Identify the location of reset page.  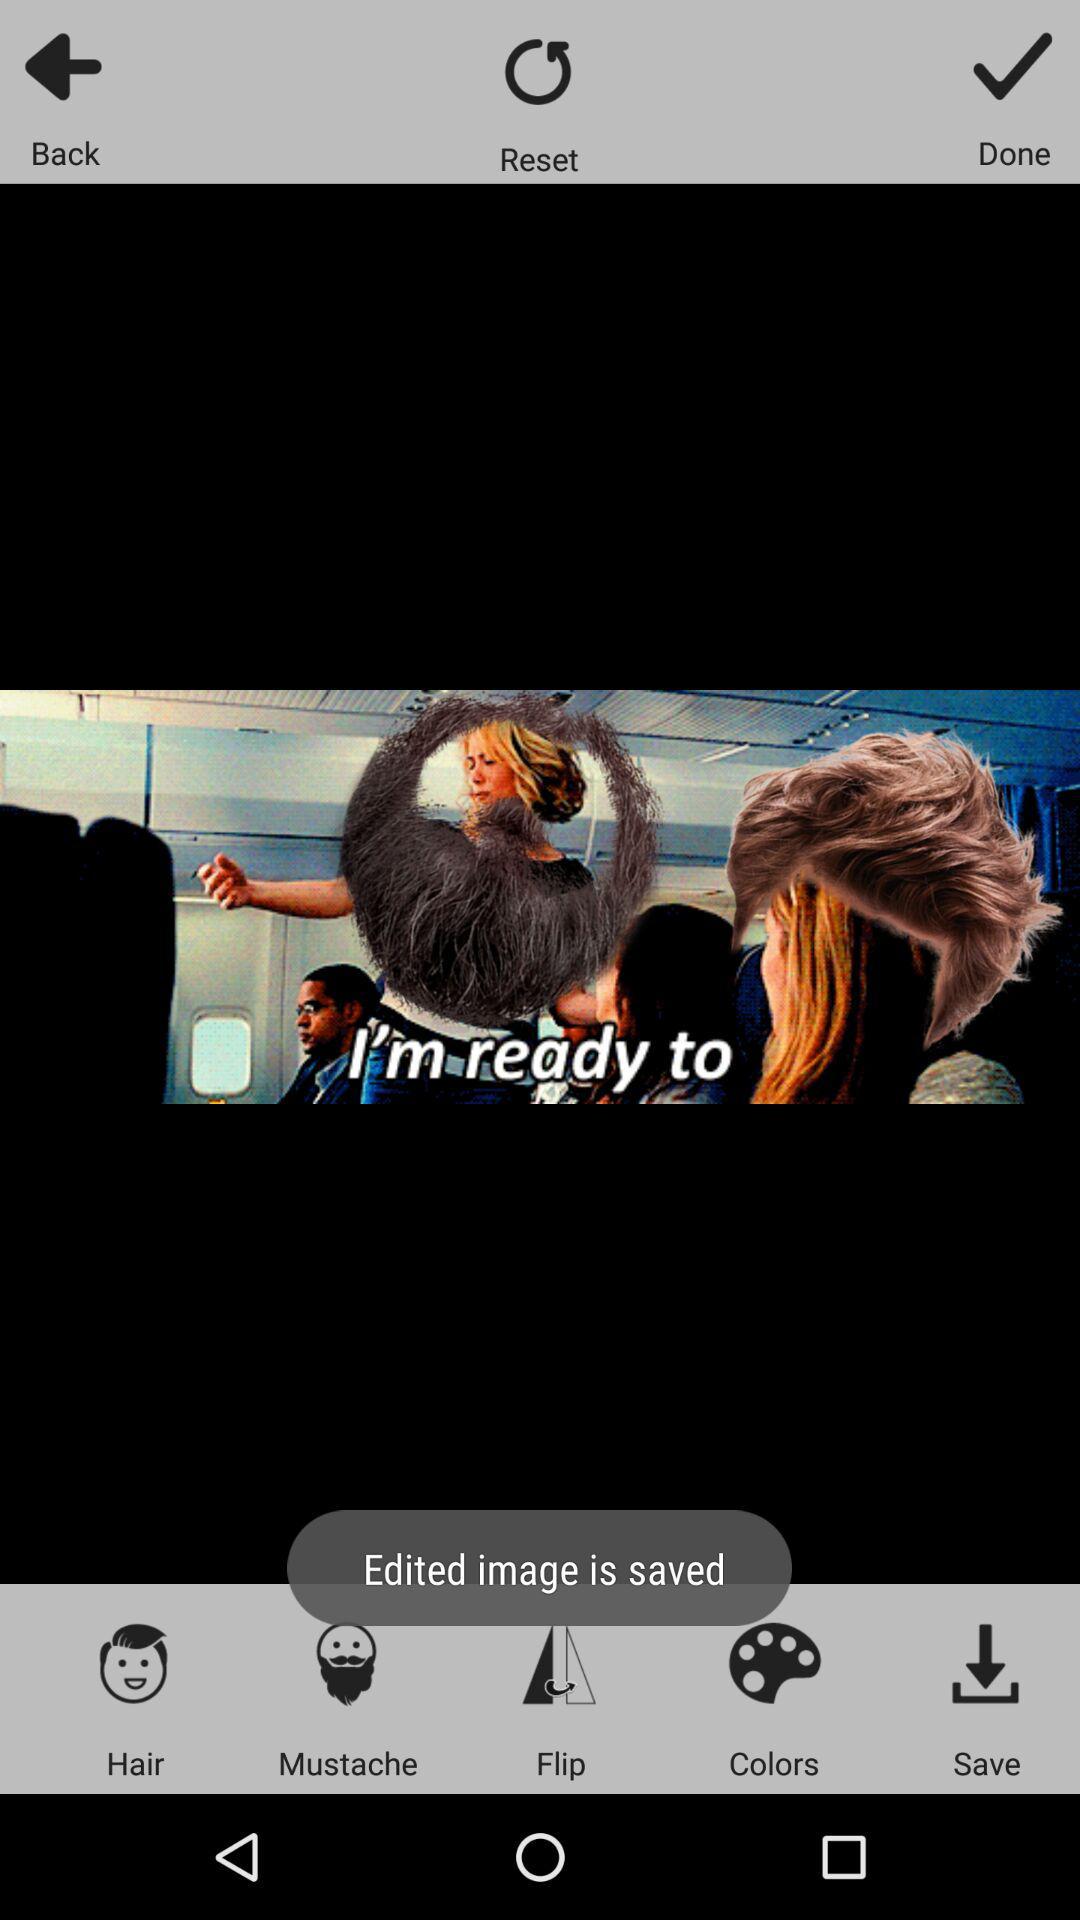
(538, 71).